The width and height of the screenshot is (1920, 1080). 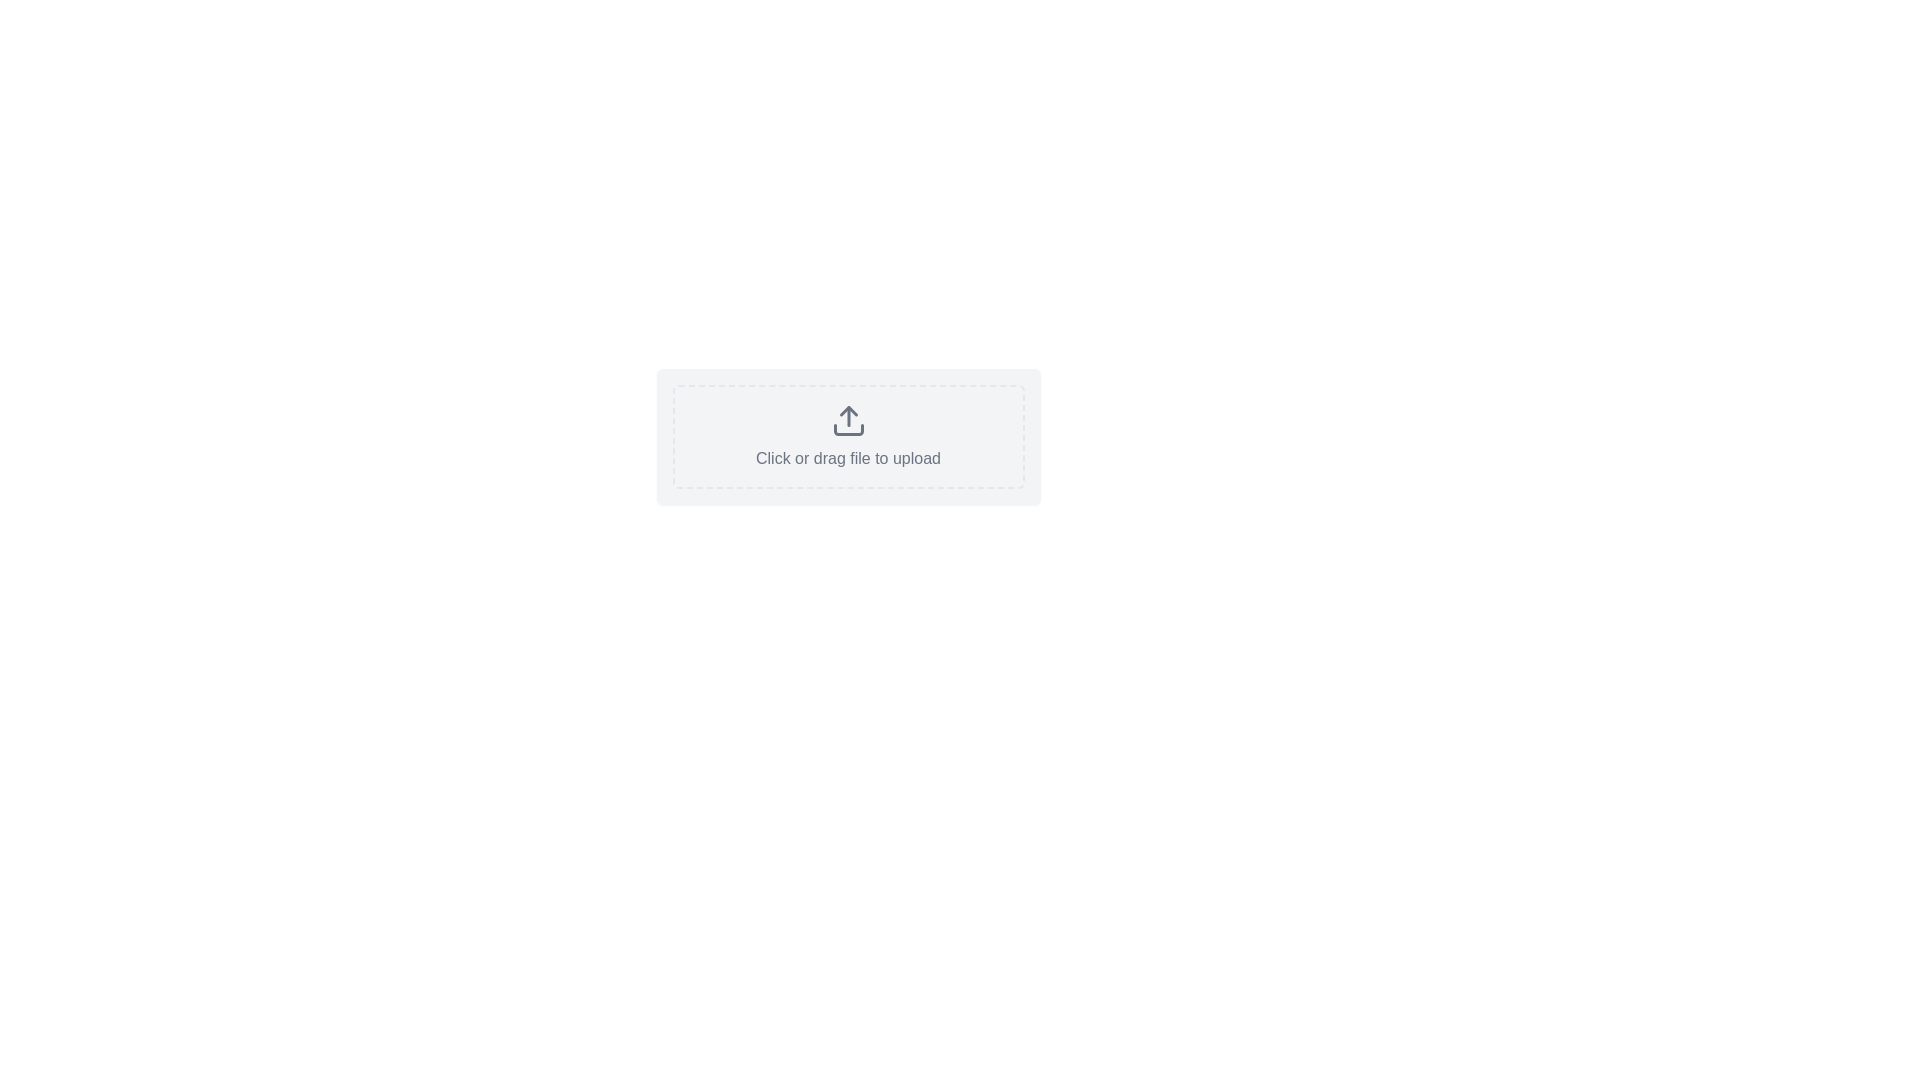 What do you see at coordinates (848, 428) in the screenshot?
I see `the base segment of the upload icon, which is a rectangular block located at the bottom-center of the arrow structure in the SVG graphic` at bounding box center [848, 428].